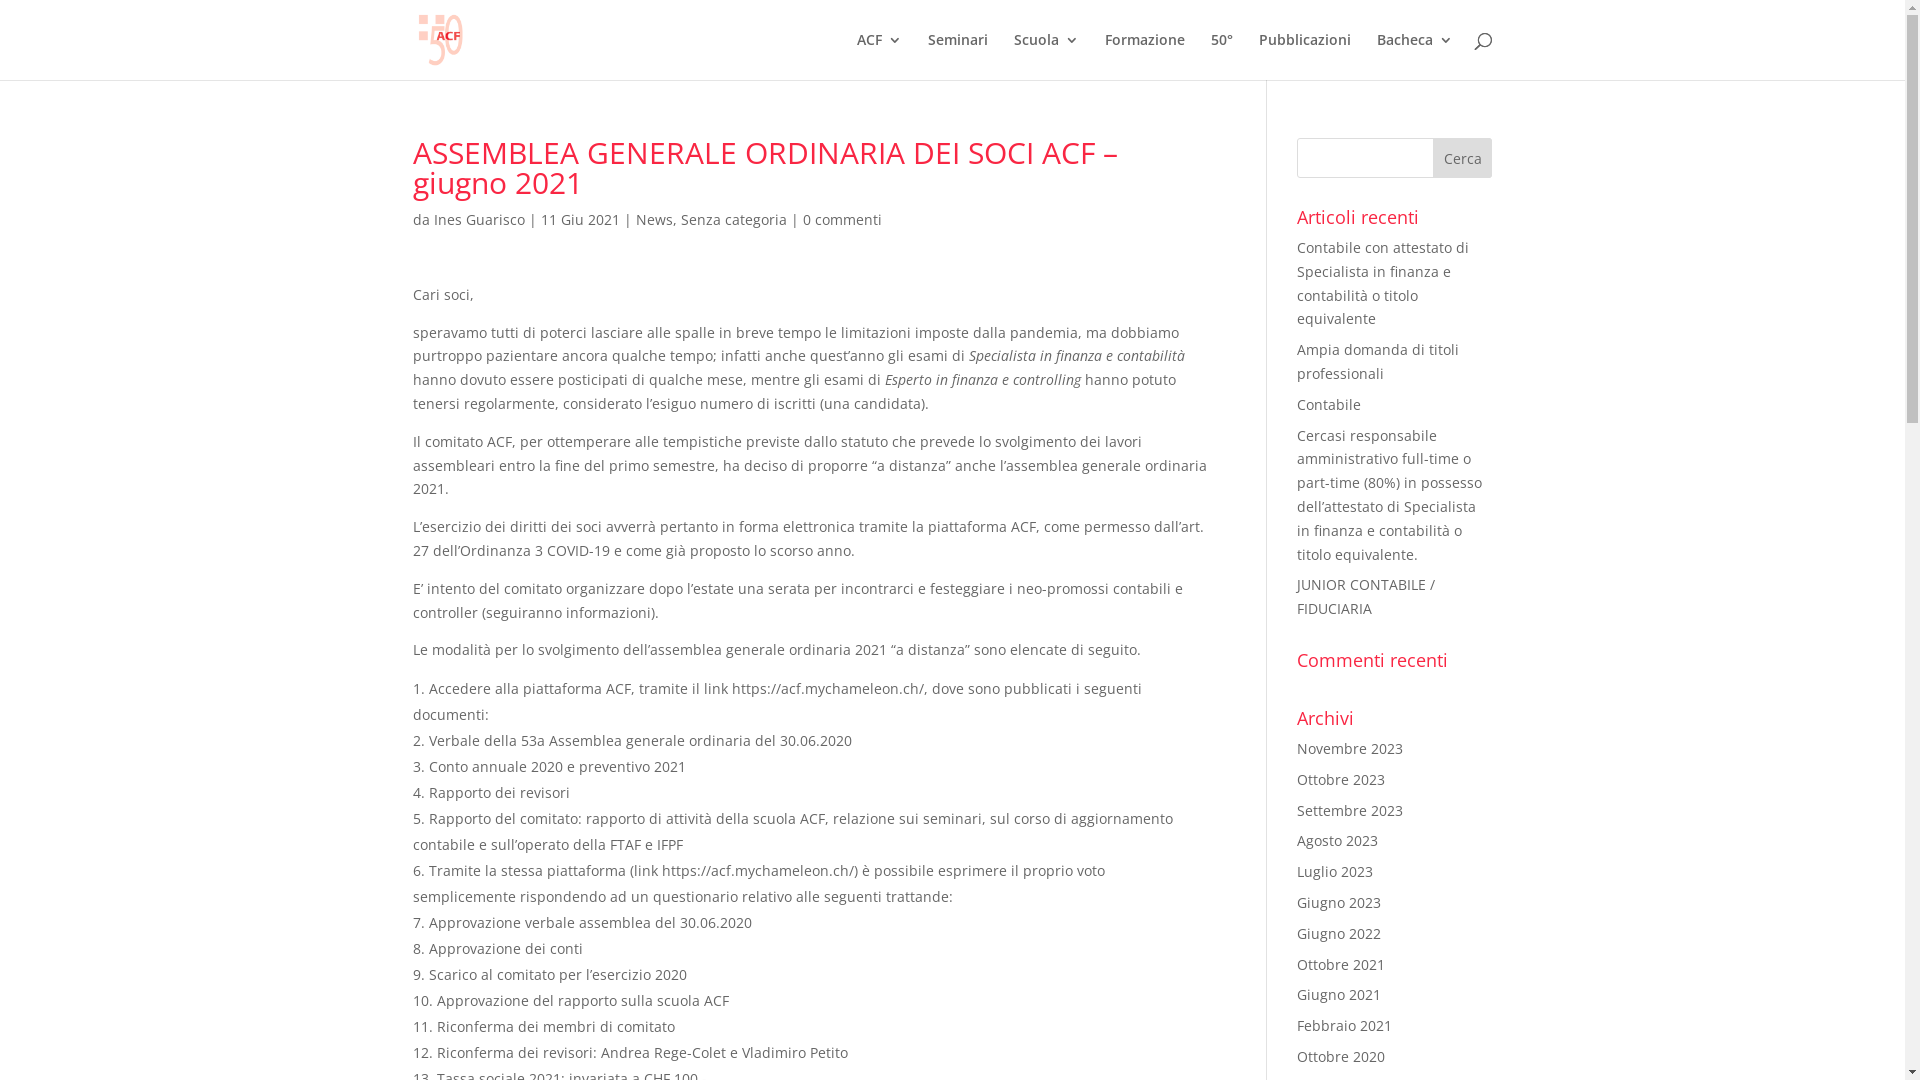 The image size is (1920, 1080). Describe the element at coordinates (1344, 1025) in the screenshot. I see `'Febbraio 2021'` at that location.